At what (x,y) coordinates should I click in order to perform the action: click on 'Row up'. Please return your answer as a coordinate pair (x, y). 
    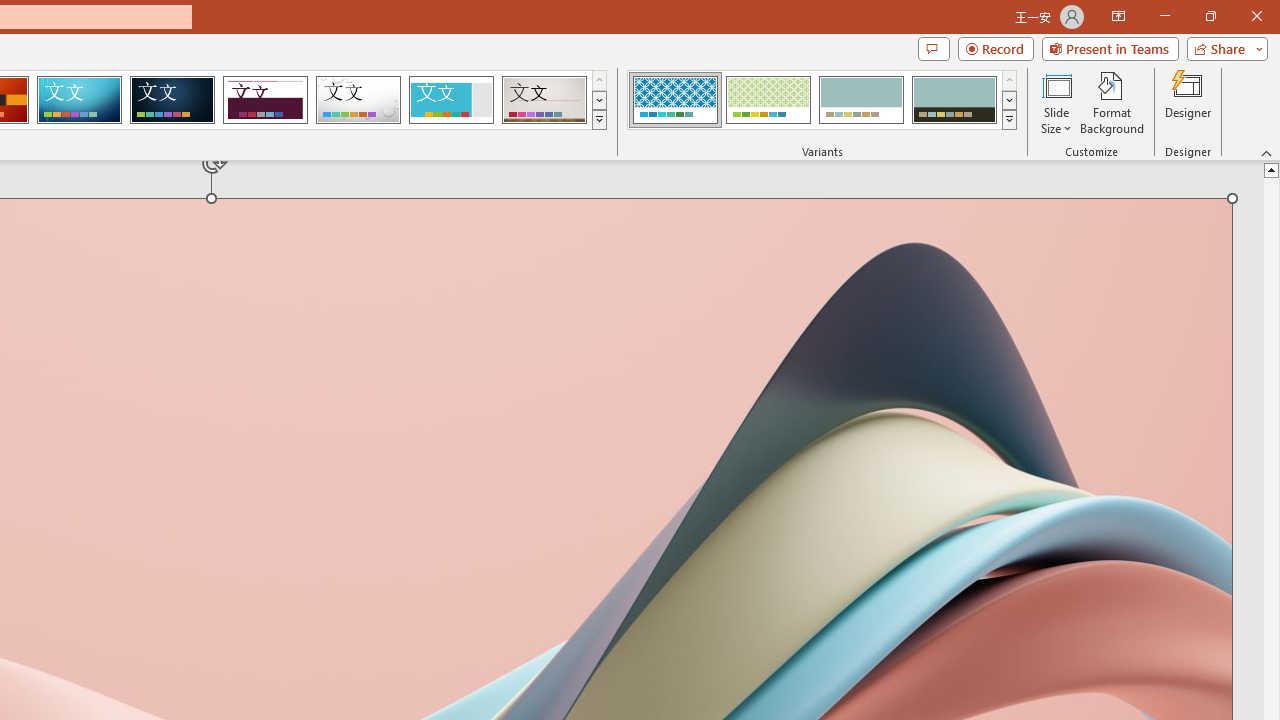
    Looking at the image, I should click on (1009, 79).